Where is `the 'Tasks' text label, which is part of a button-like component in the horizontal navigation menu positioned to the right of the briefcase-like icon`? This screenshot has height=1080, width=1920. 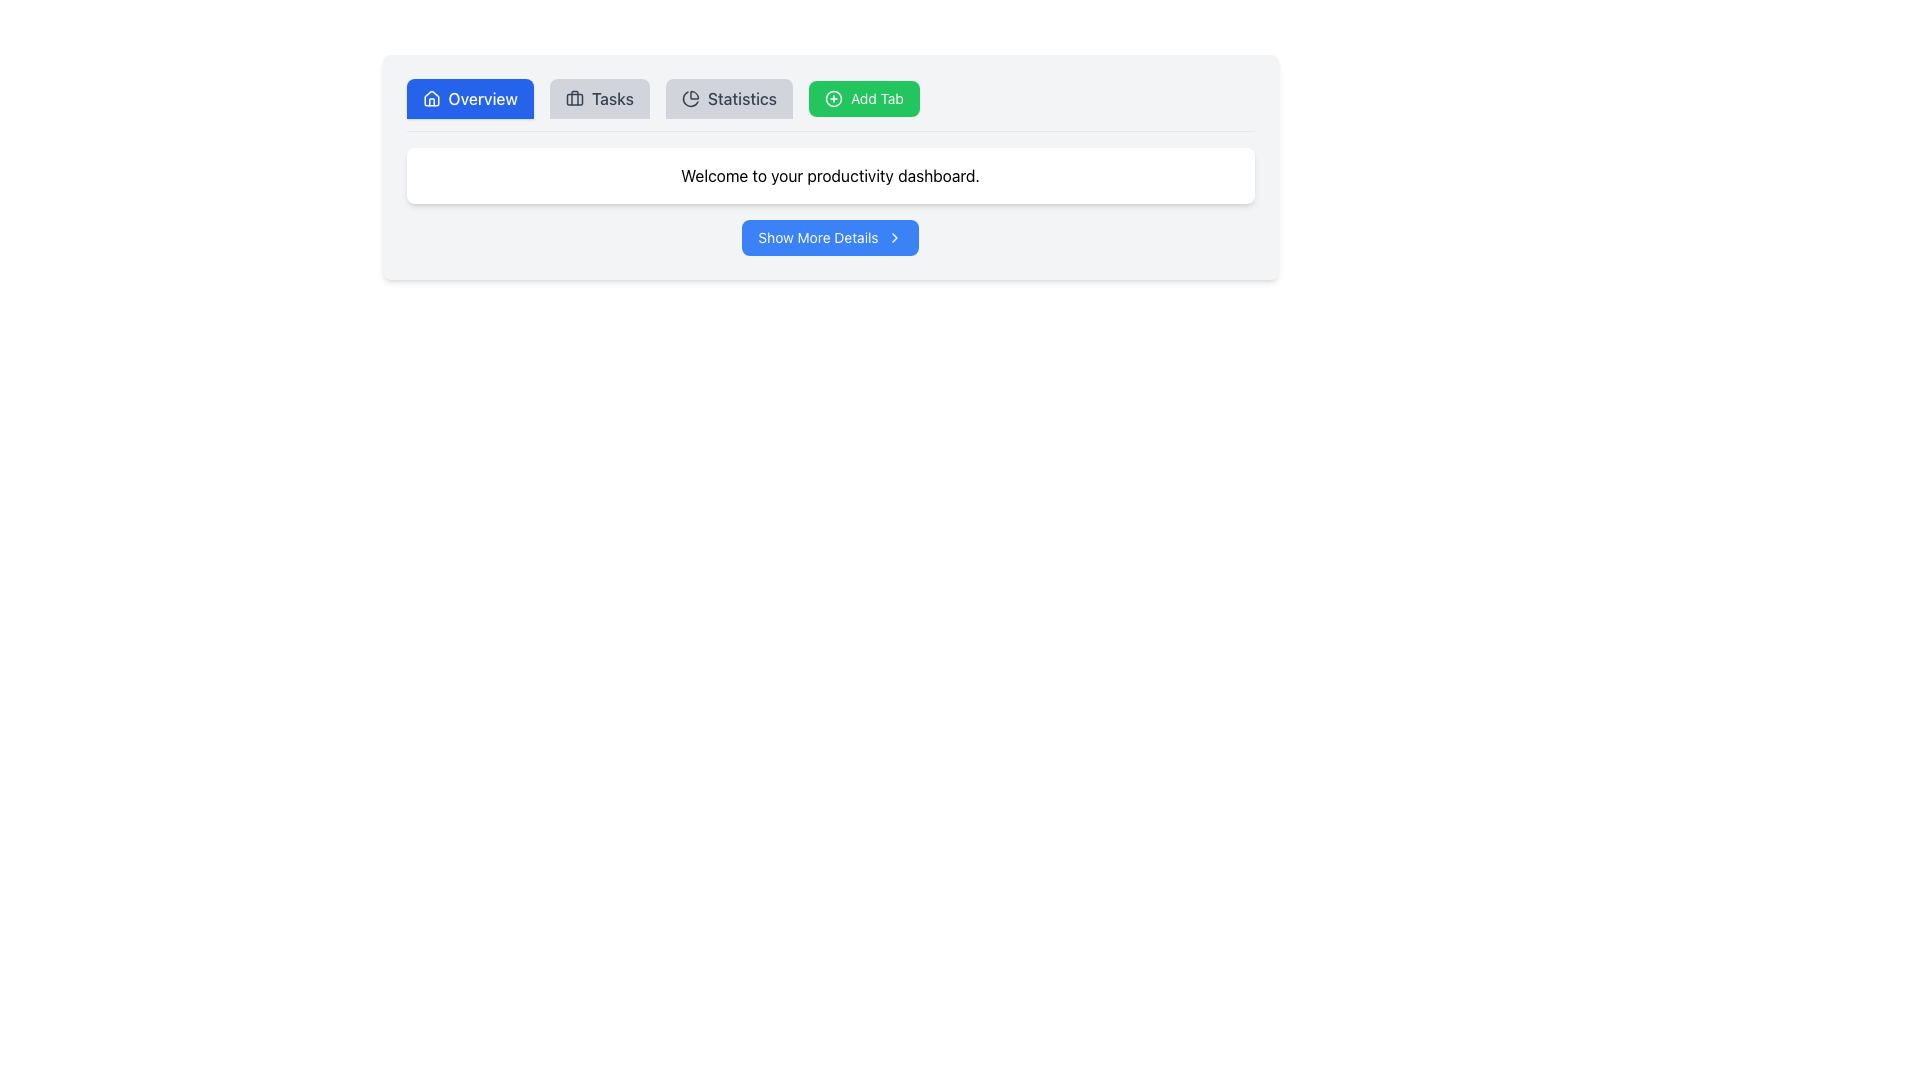
the 'Tasks' text label, which is part of a button-like component in the horizontal navigation menu positioned to the right of the briefcase-like icon is located at coordinates (611, 99).